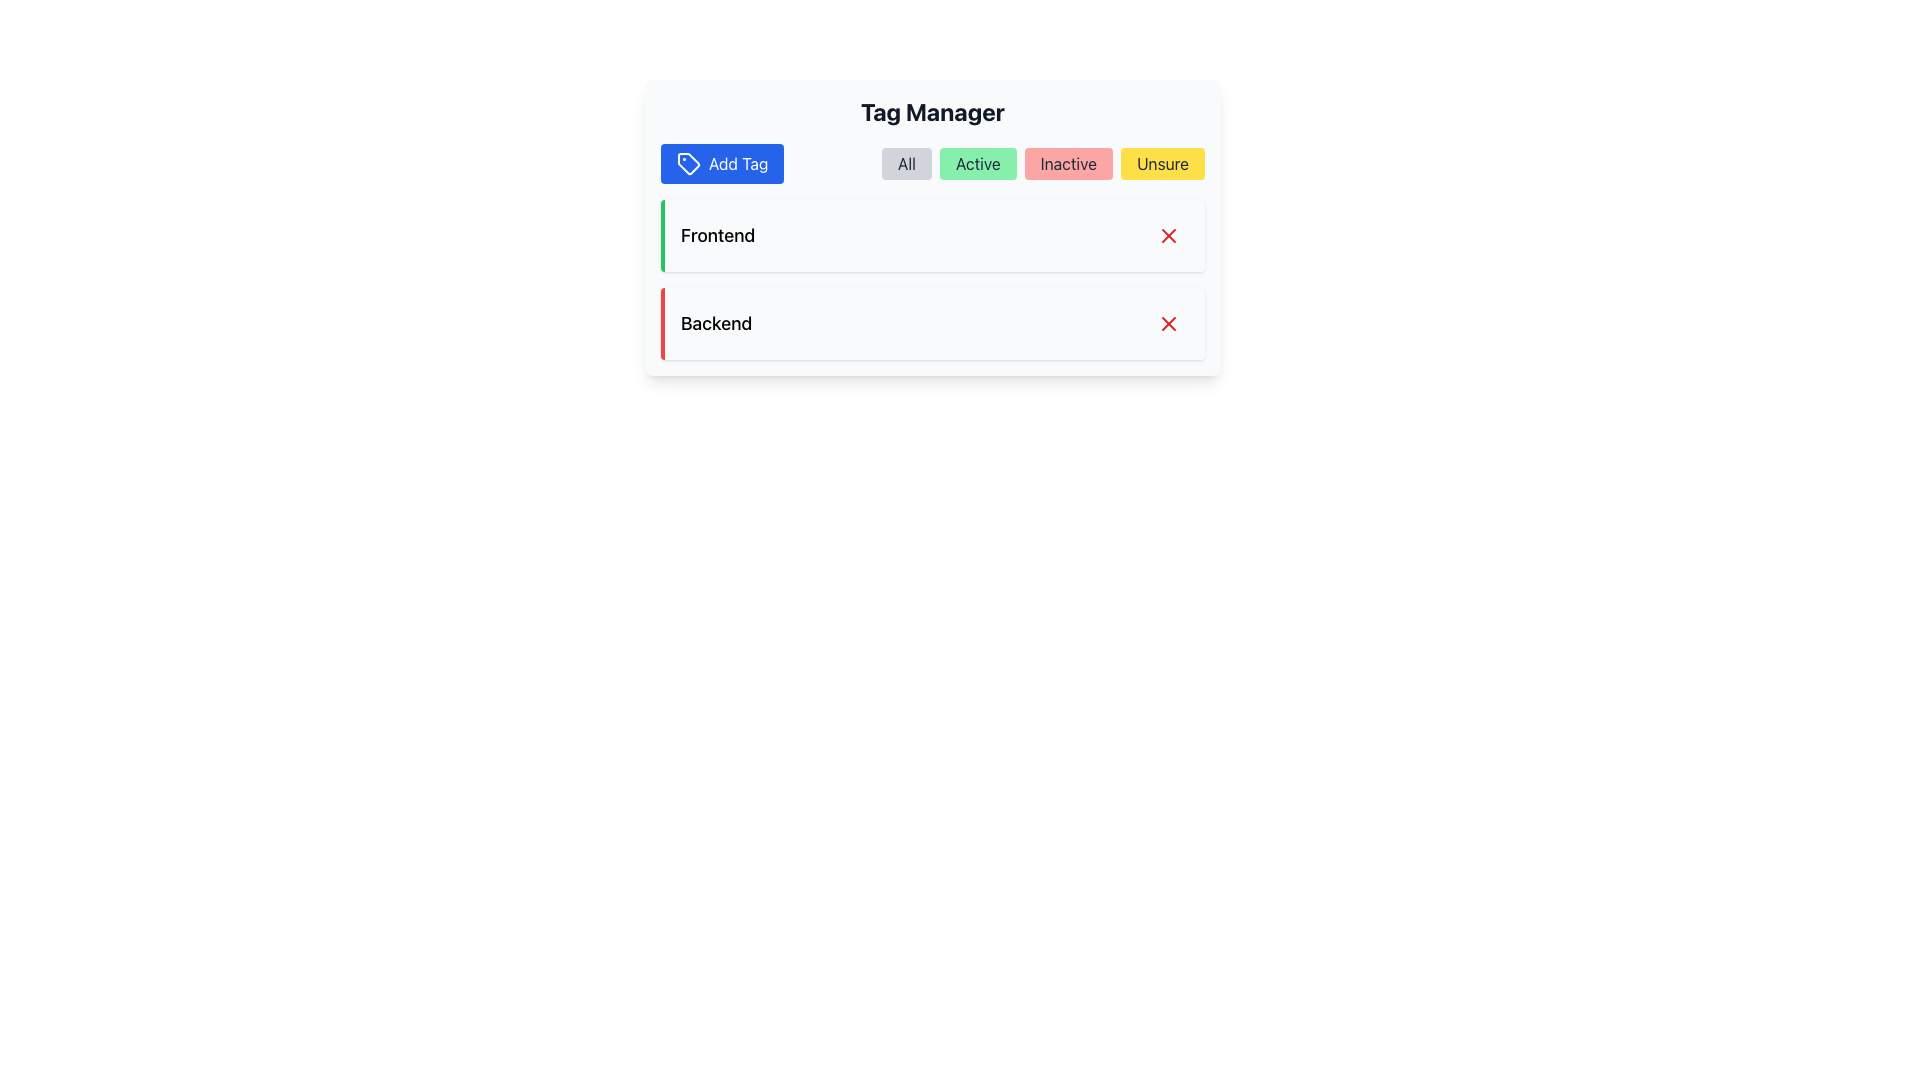 The height and width of the screenshot is (1080, 1920). What do you see at coordinates (1169, 323) in the screenshot?
I see `the delete button located at the bottom-right corner of the 'Backend' row in the 'Tag Manager' interface` at bounding box center [1169, 323].